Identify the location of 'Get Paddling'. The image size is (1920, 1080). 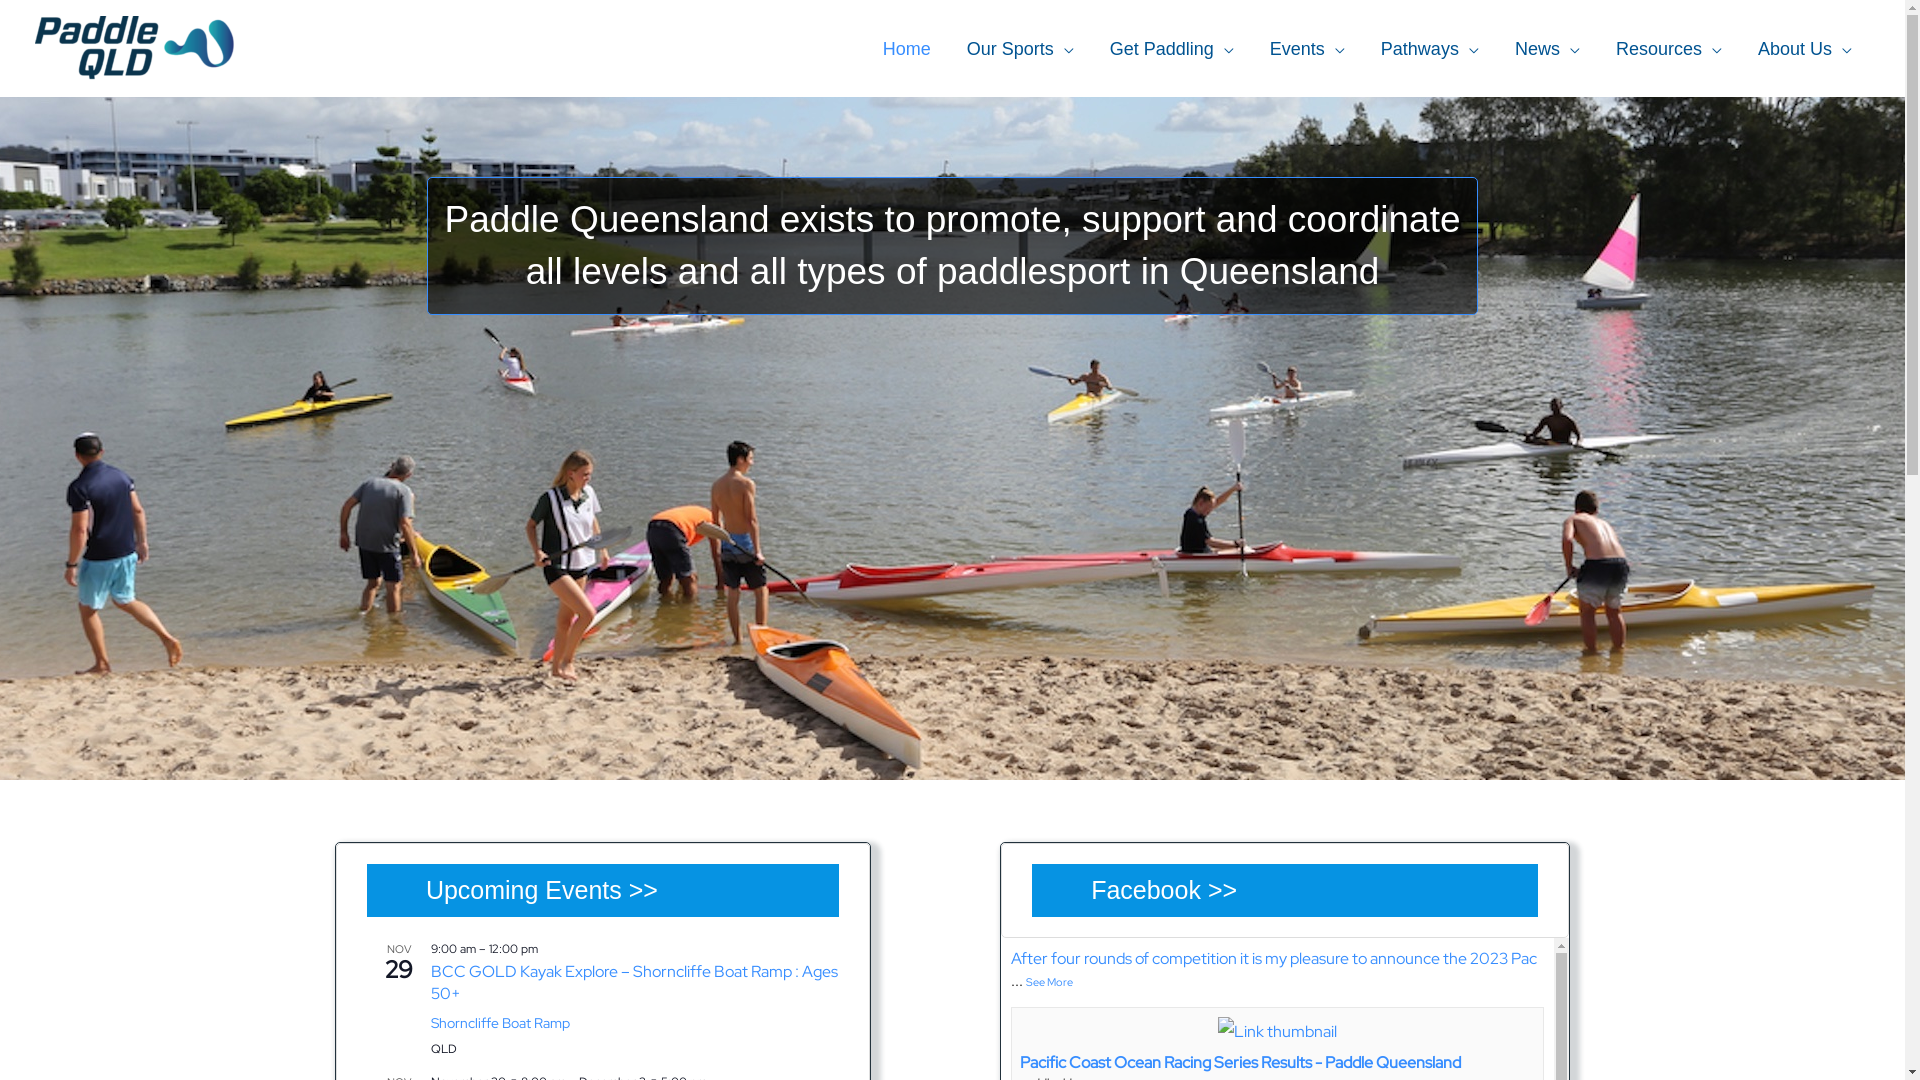
(1171, 48).